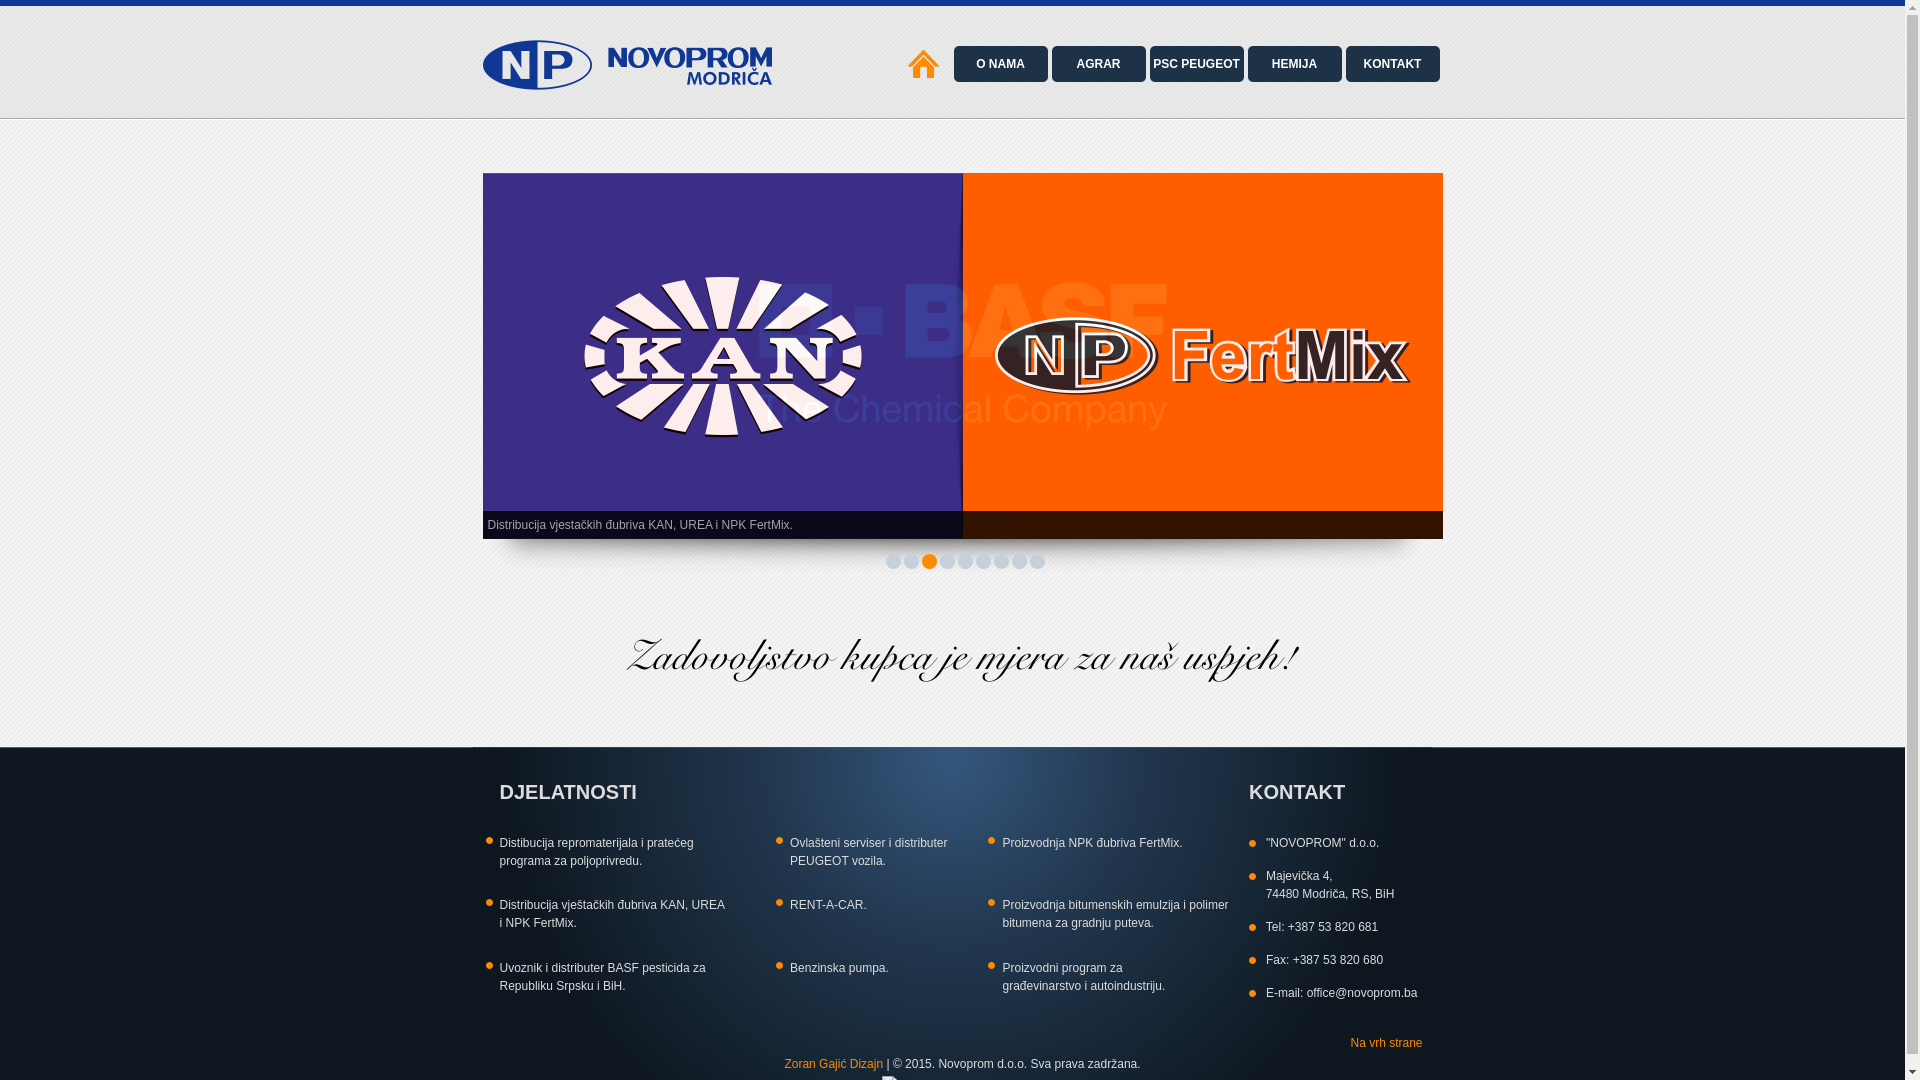 Image resolution: width=1920 pixels, height=1080 pixels. Describe the element at coordinates (1146, 63) in the screenshot. I see `'PSC PEUGEOT'` at that location.